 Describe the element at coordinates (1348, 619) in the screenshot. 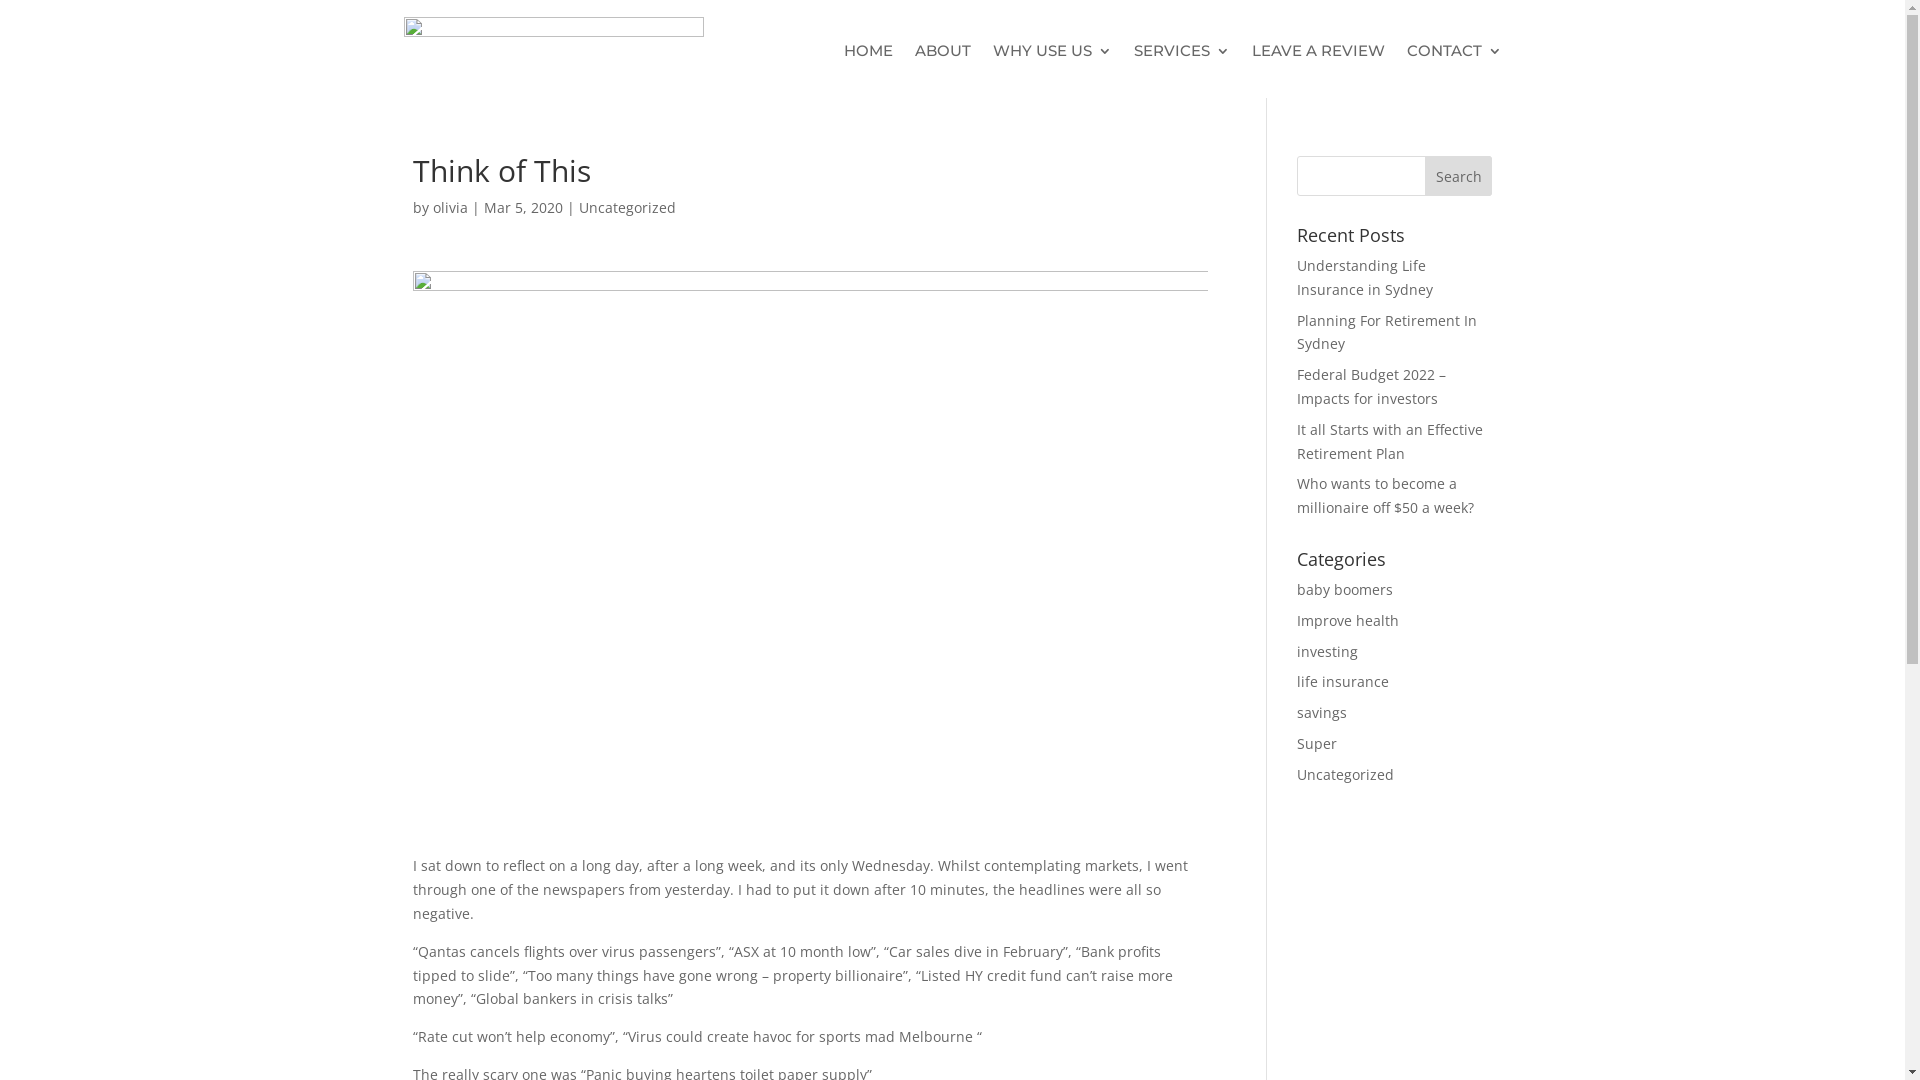

I see `'Improve health'` at that location.